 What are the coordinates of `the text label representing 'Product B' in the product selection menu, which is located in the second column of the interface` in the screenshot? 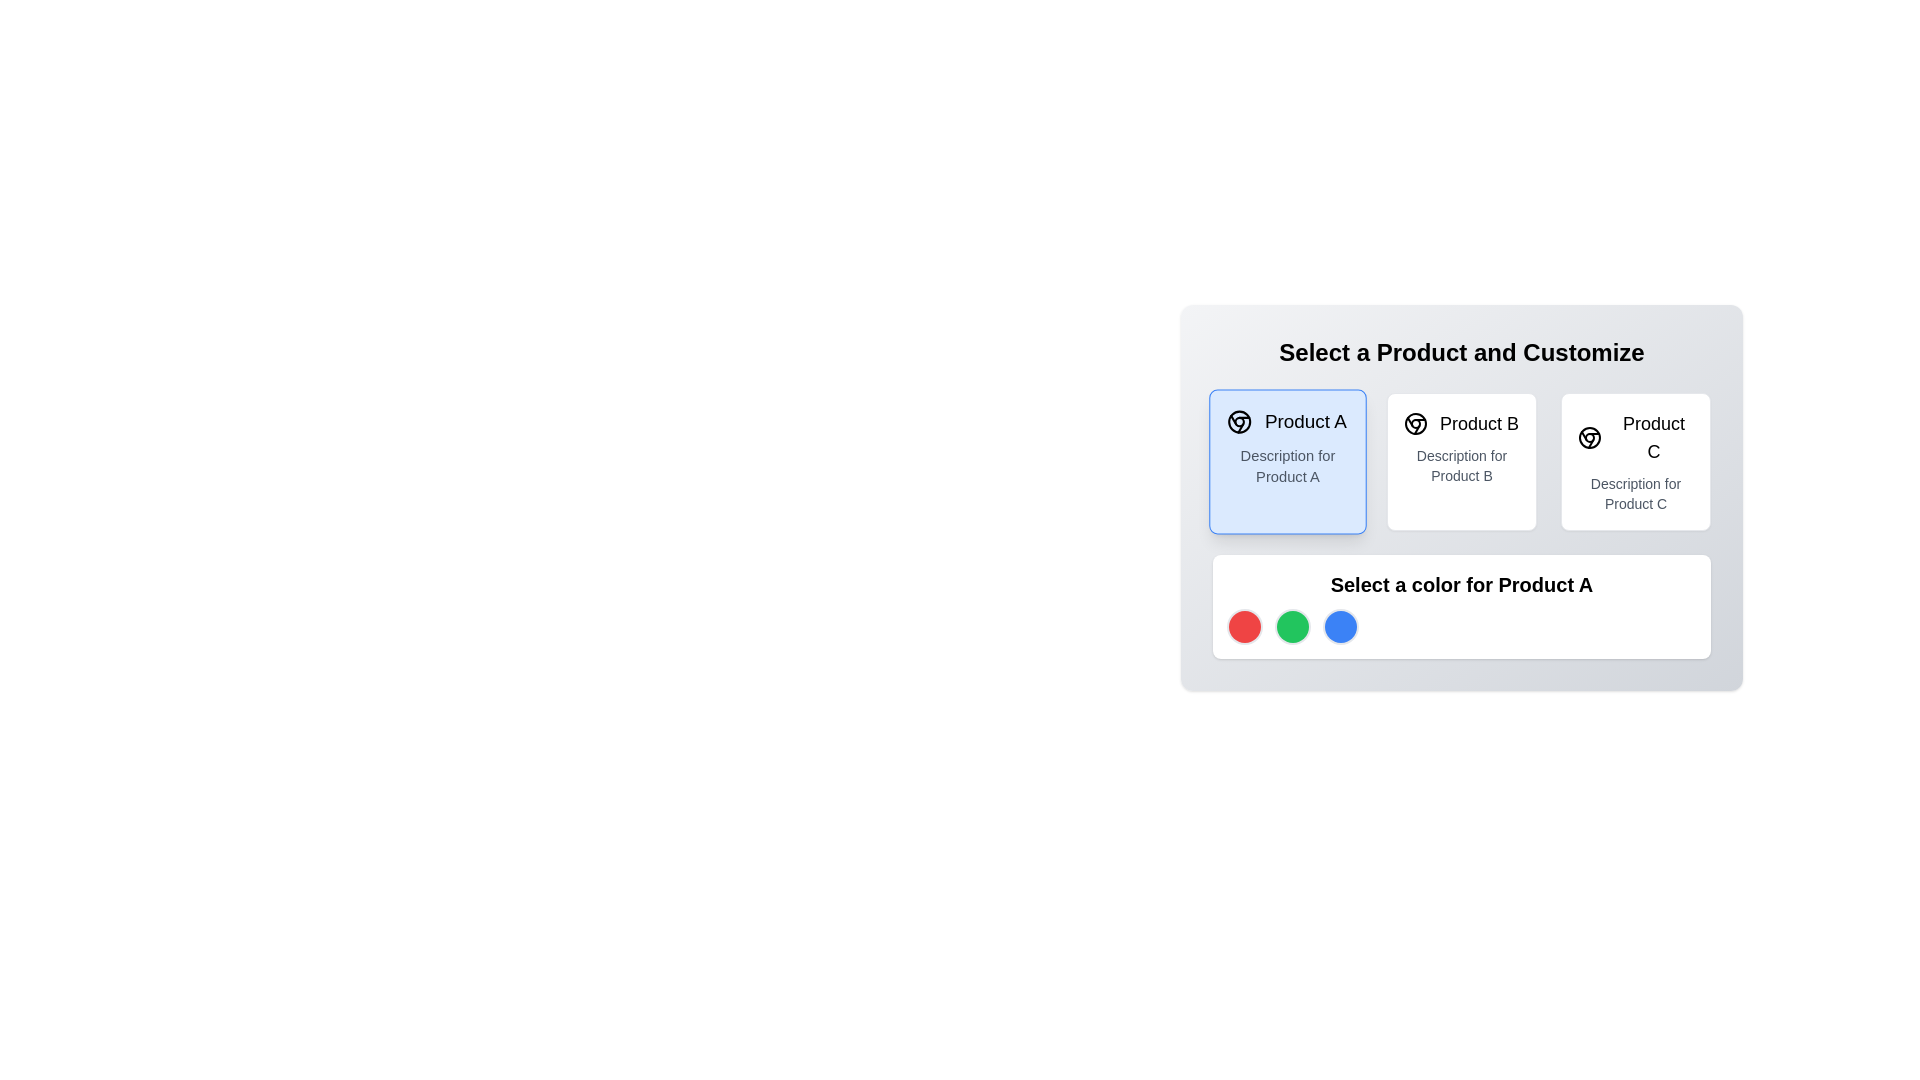 It's located at (1479, 423).